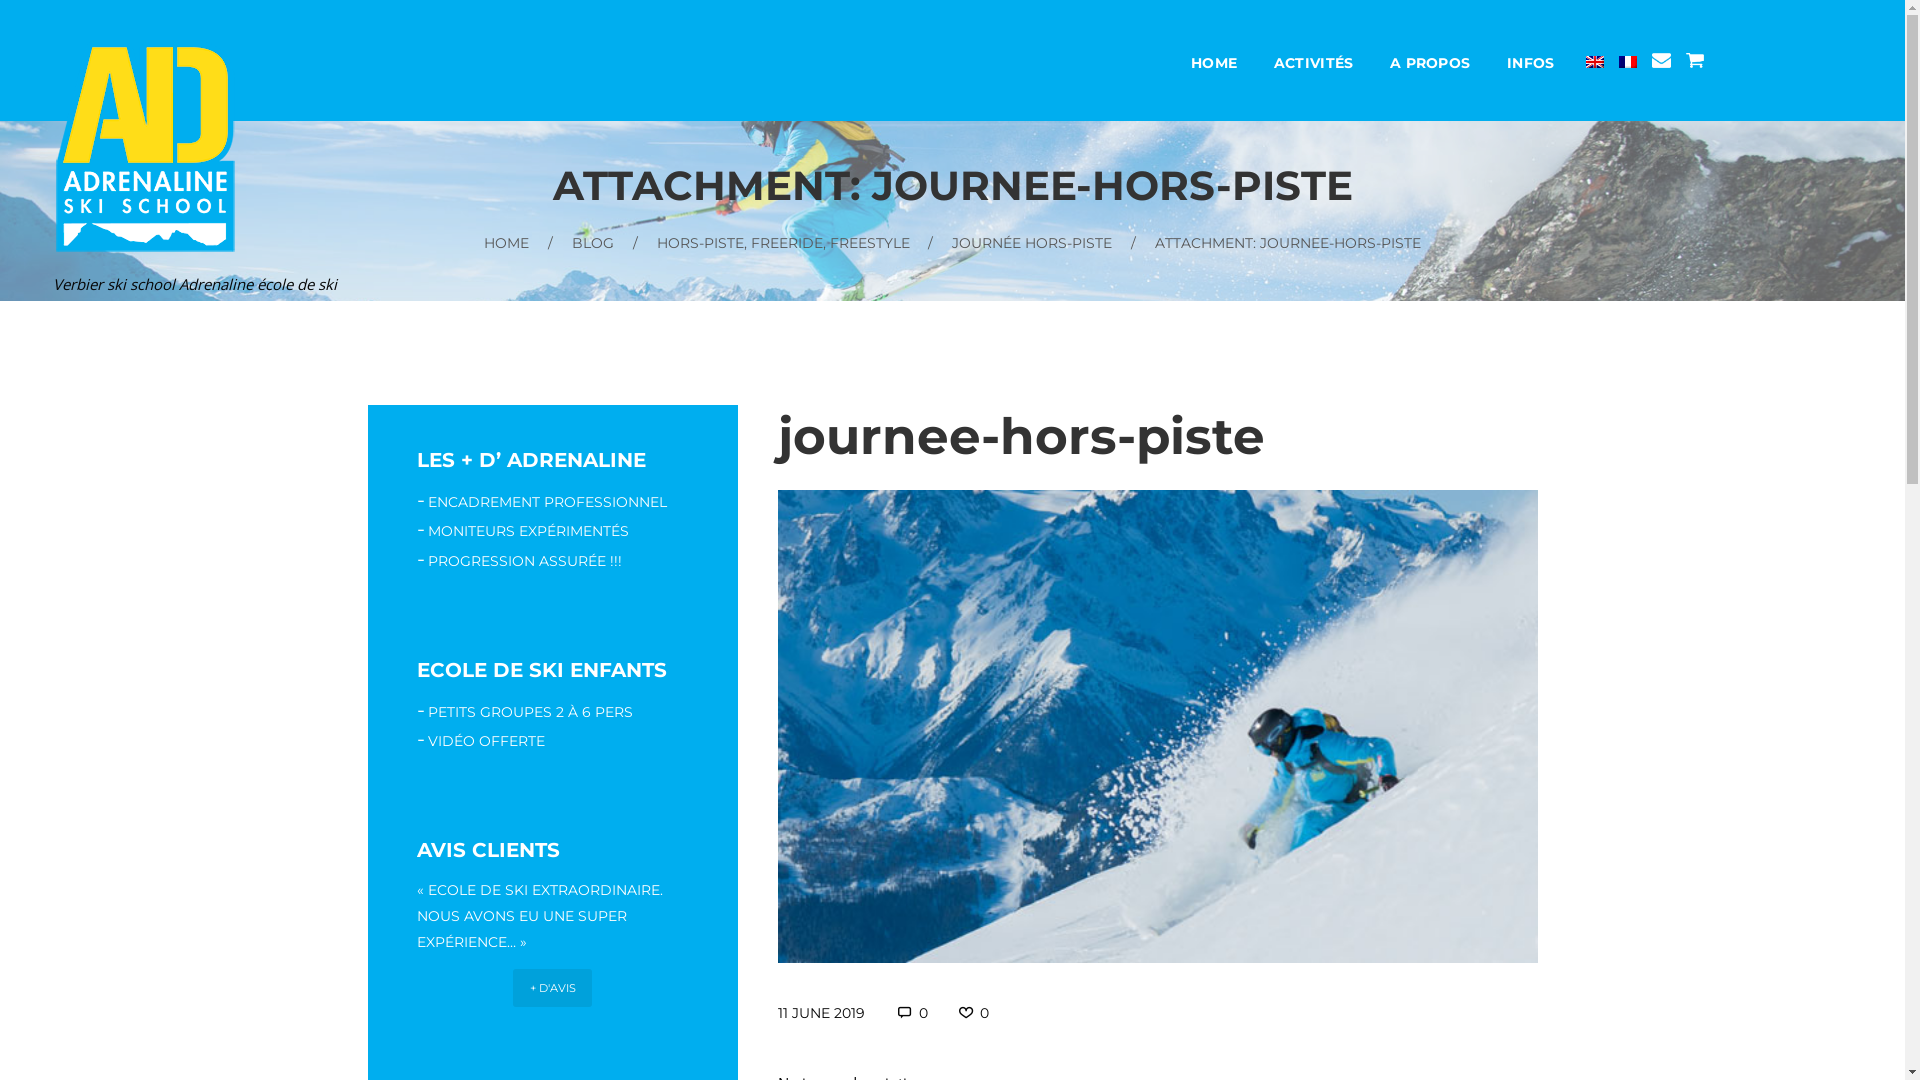 The image size is (1920, 1080). I want to click on '11 JUNE 2019', so click(776, 1013).